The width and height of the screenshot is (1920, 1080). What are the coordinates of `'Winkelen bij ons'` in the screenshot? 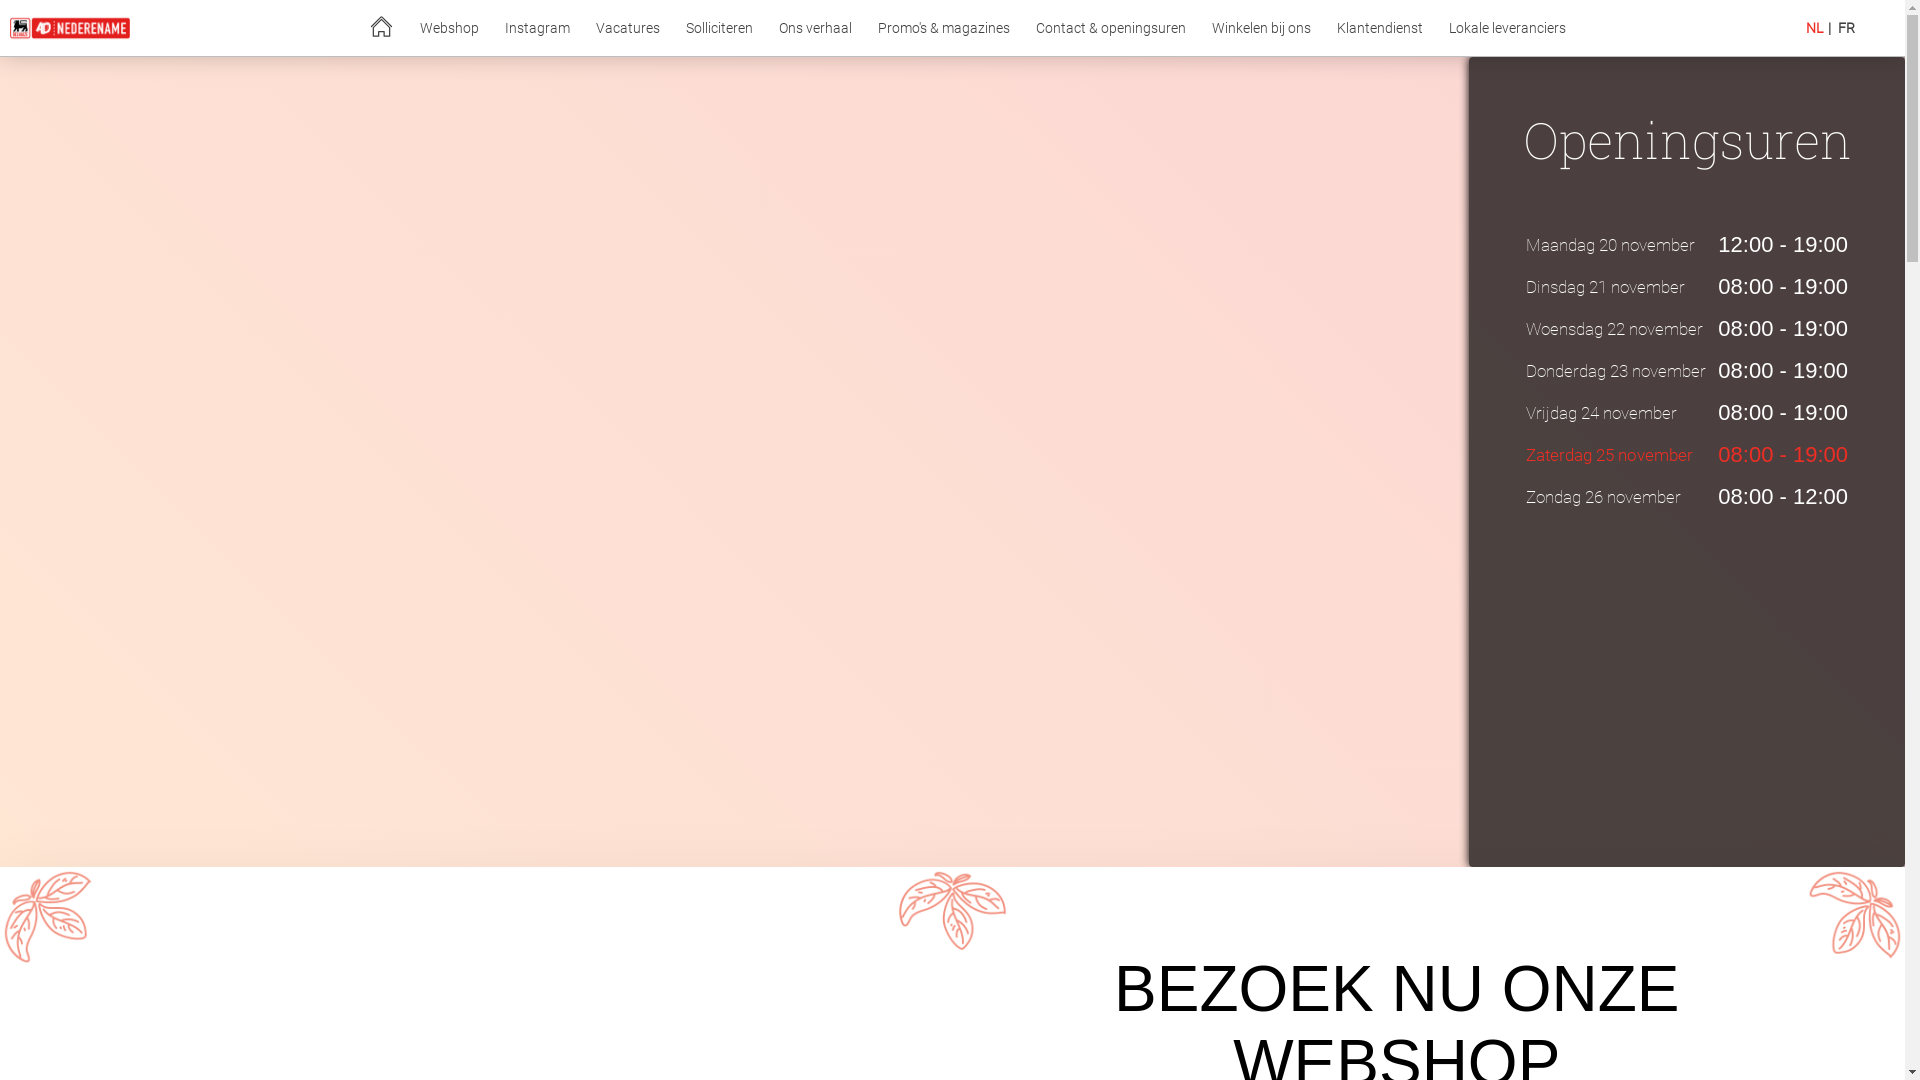 It's located at (1260, 27).